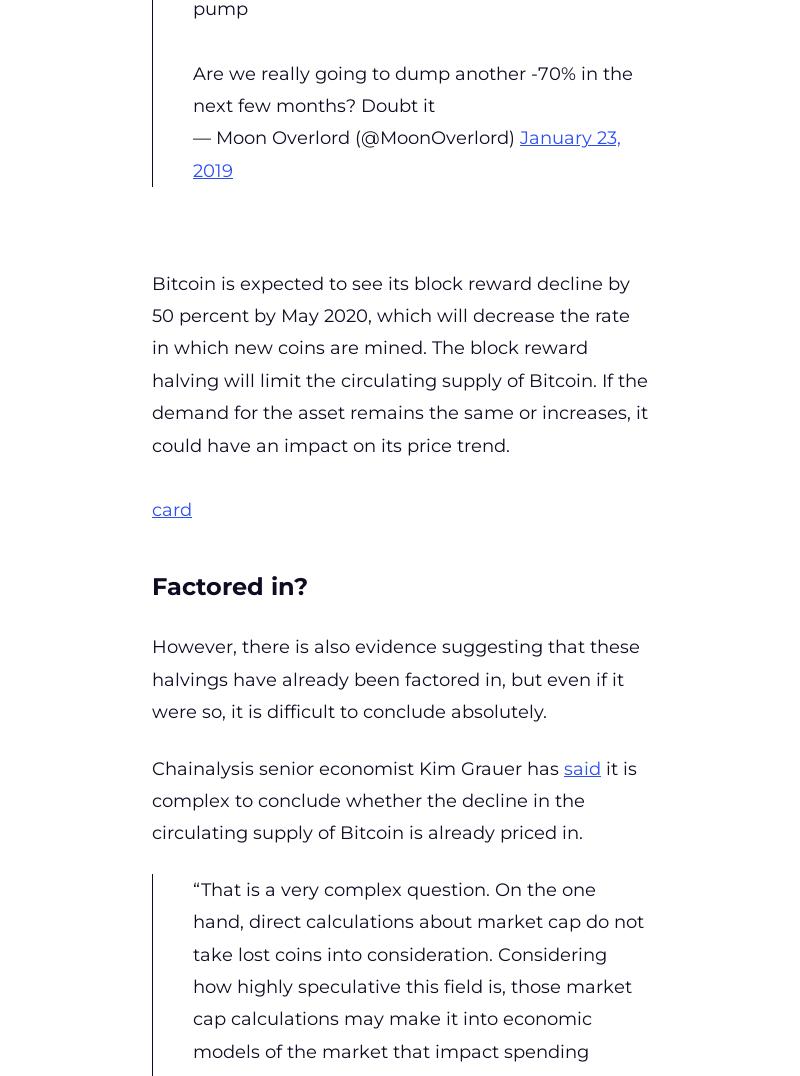 This screenshot has width=800, height=1076. What do you see at coordinates (395, 679) in the screenshot?
I see `'However, there is also evidence suggesting that these halvings have already been factored in, but even if it were so, it is difficult to conclude absolutely.'` at bounding box center [395, 679].